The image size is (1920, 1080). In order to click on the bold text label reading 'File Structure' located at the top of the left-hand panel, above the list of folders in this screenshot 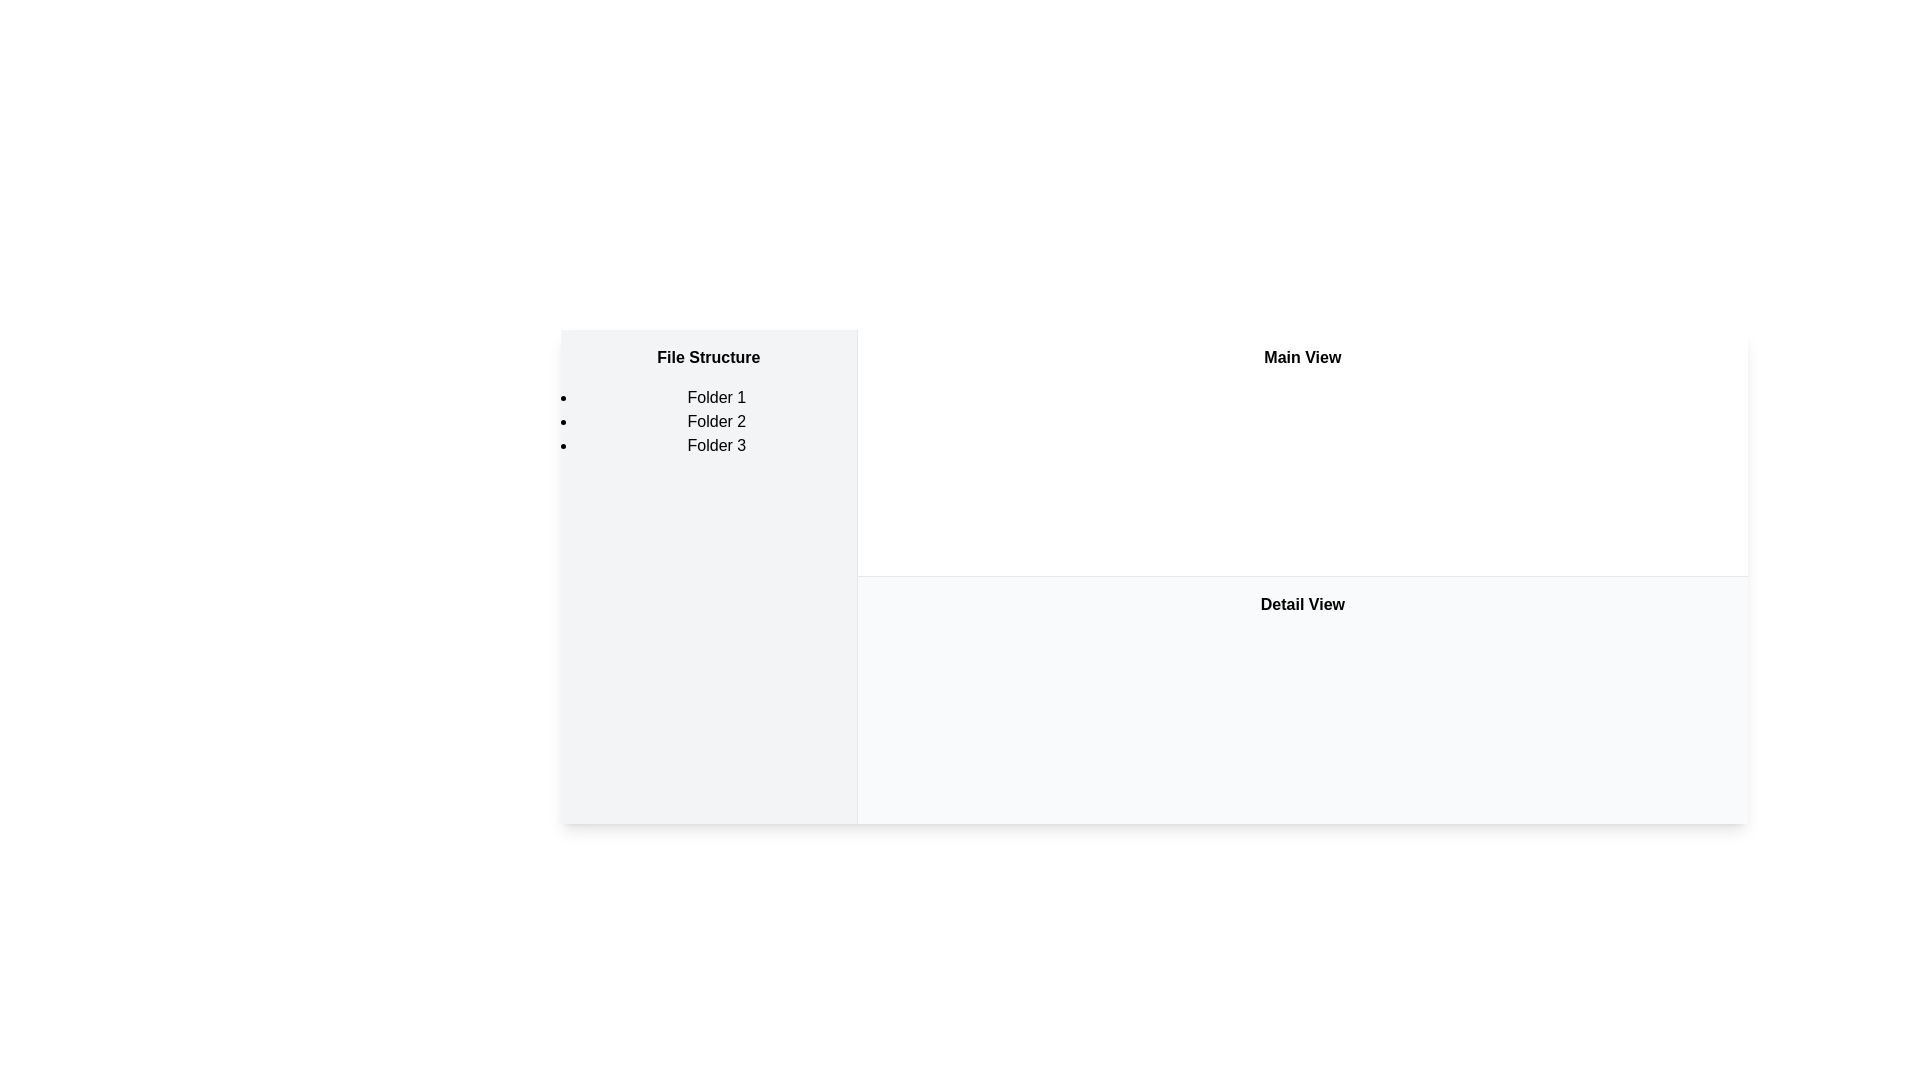, I will do `click(708, 357)`.